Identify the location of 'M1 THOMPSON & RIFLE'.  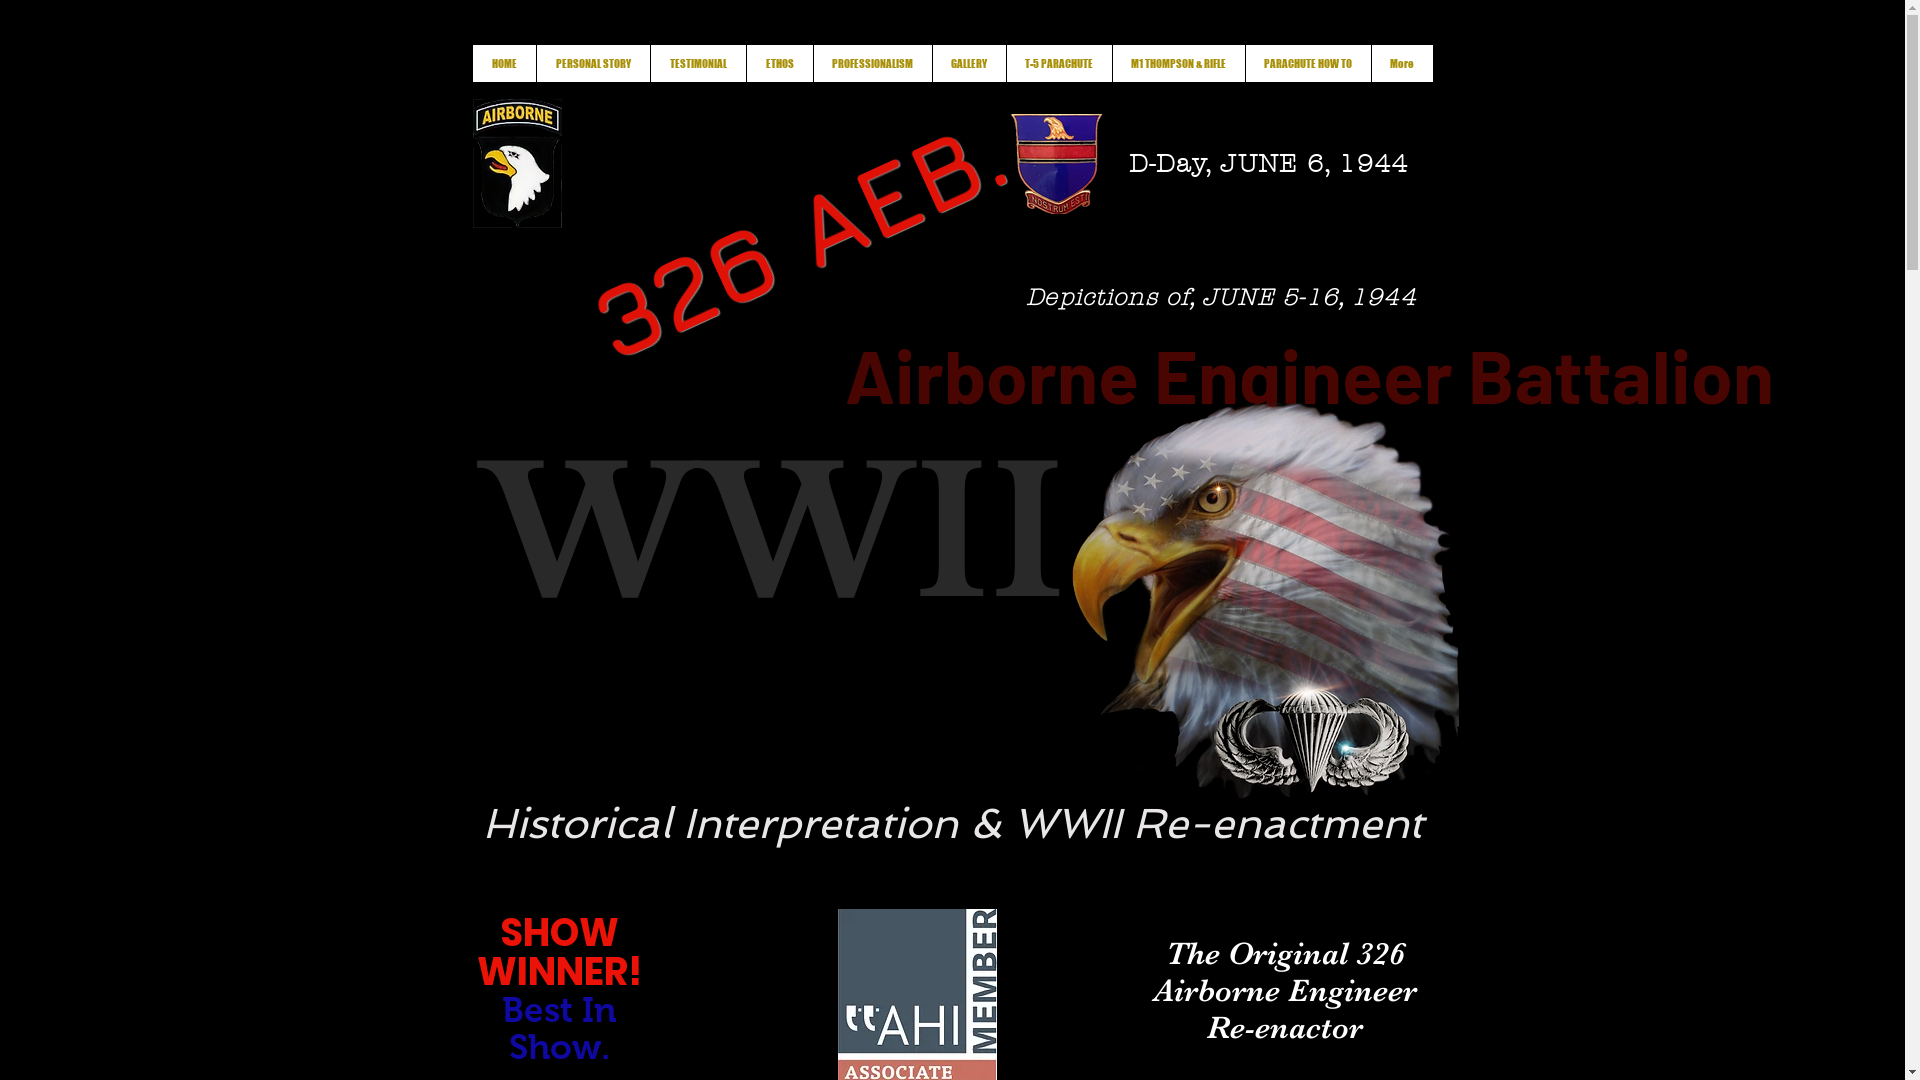
(1178, 62).